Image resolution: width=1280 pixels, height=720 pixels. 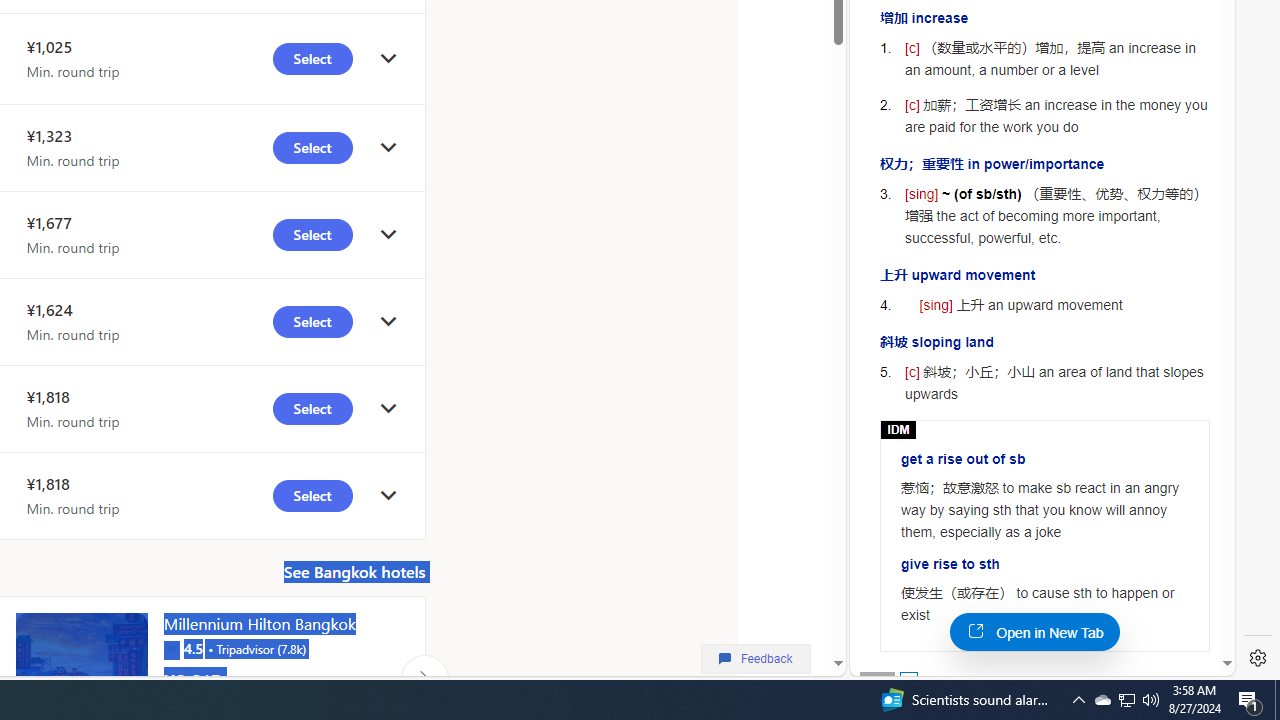 I want to click on 'AutomationID: posbtn_1', so click(x=907, y=679).